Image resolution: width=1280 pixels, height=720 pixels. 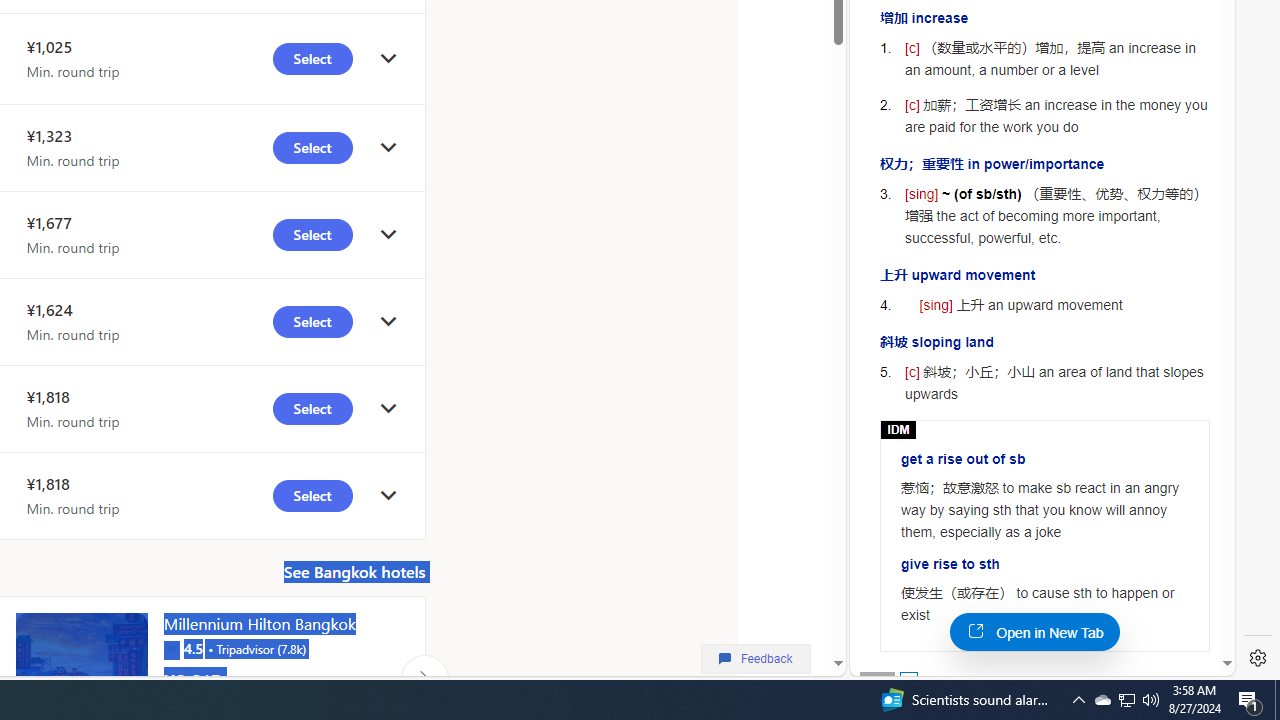 I want to click on 'AutomationID: posbtn_1', so click(x=907, y=679).